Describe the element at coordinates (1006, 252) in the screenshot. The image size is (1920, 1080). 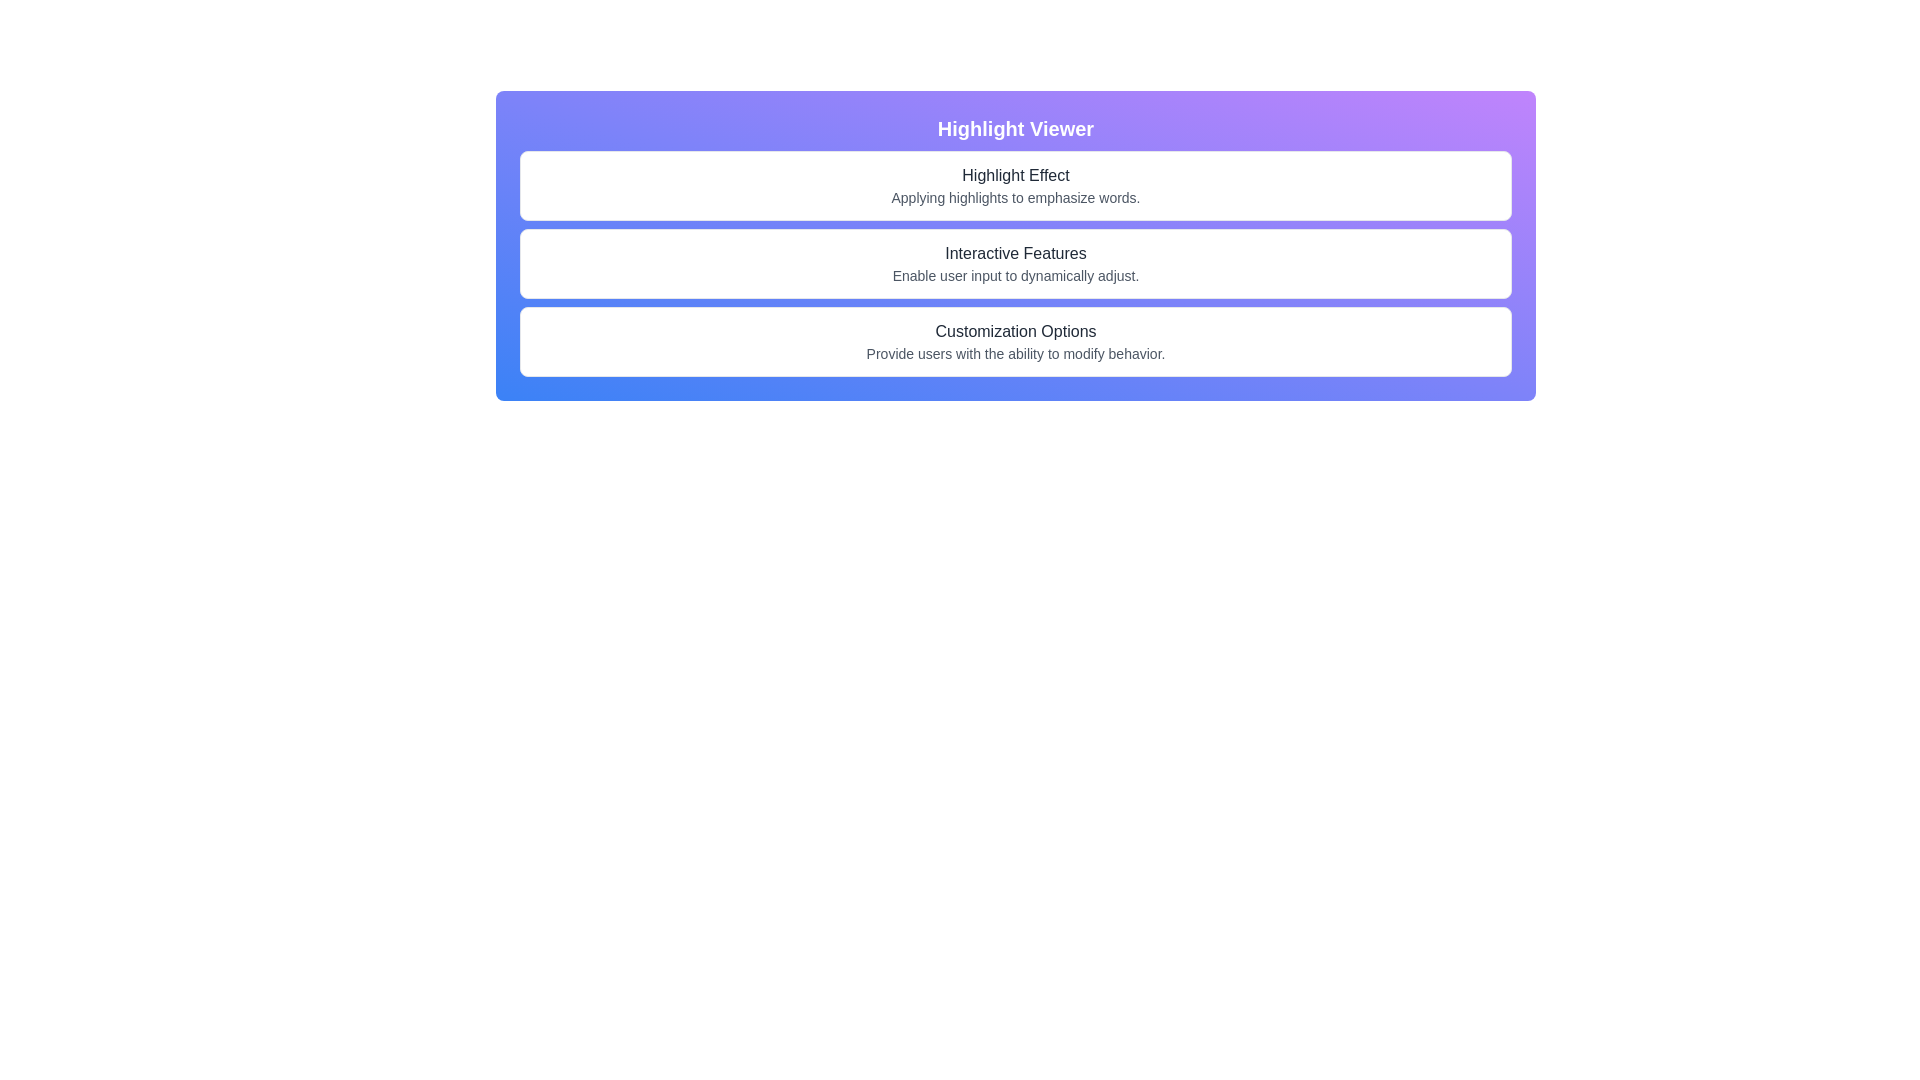
I see `the text character 'v' which is underlined and part of the section header 'Interactive Features', specifically the tenth character in the sequence` at that location.